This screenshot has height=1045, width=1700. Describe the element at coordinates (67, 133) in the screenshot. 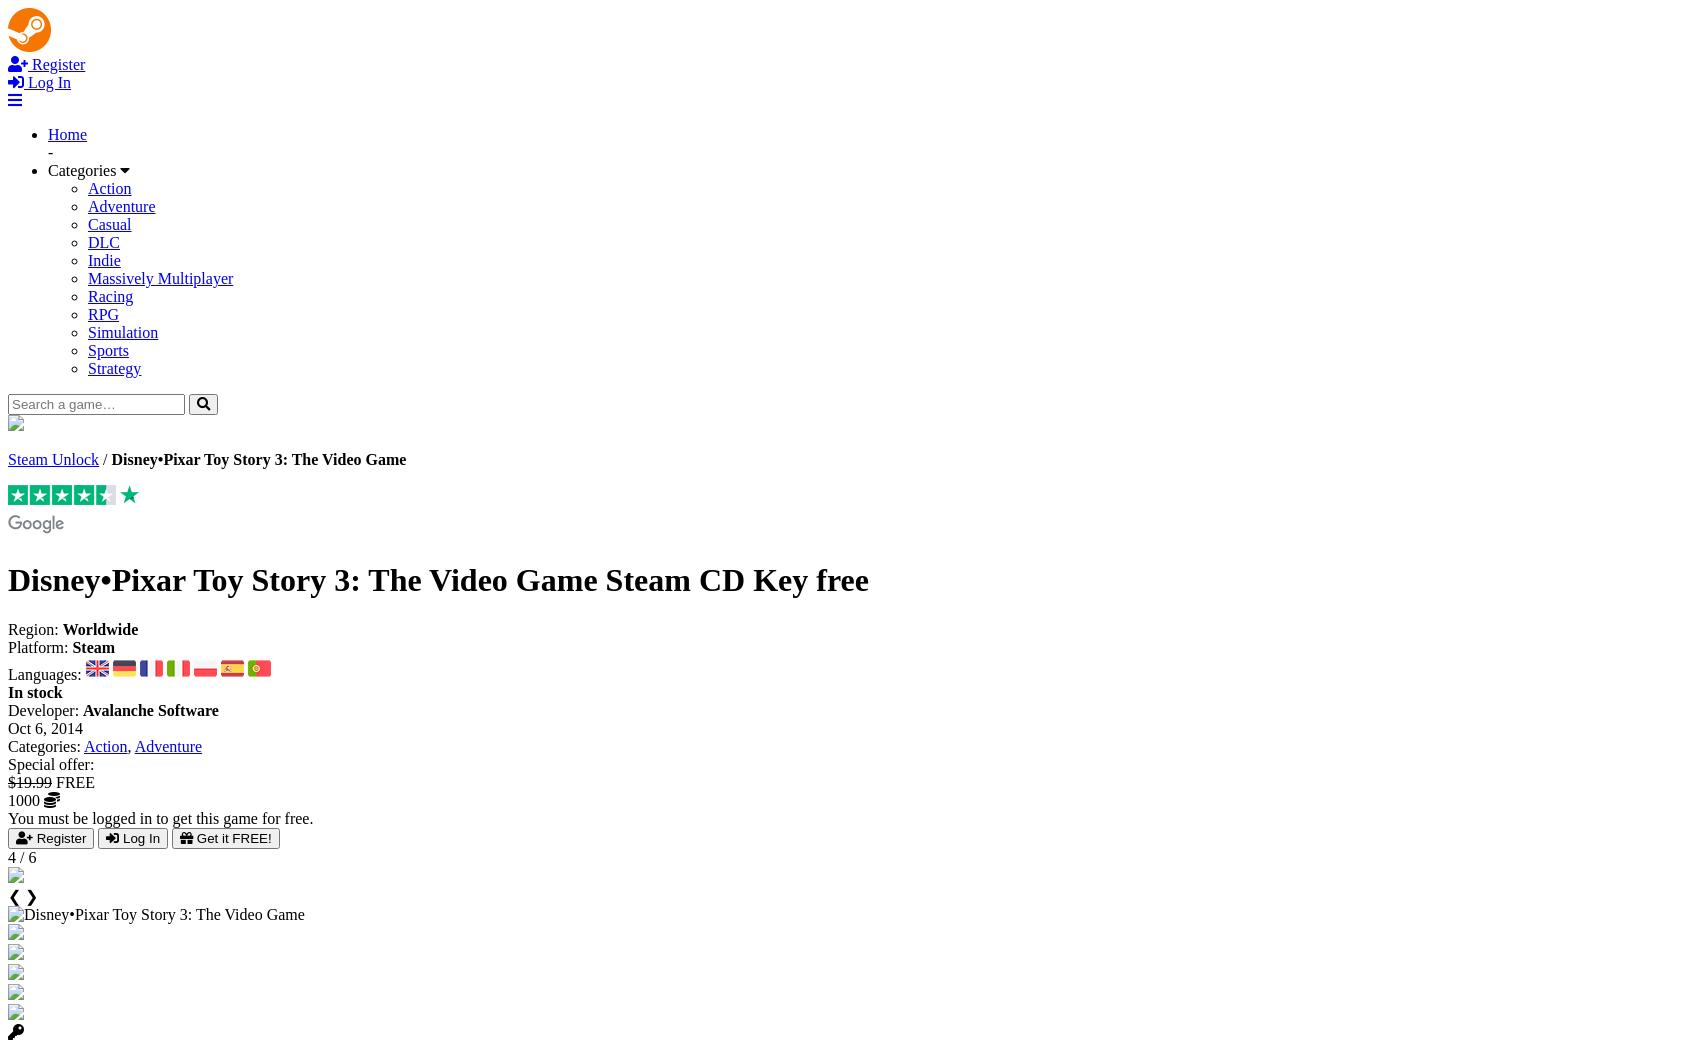

I see `'Home'` at that location.